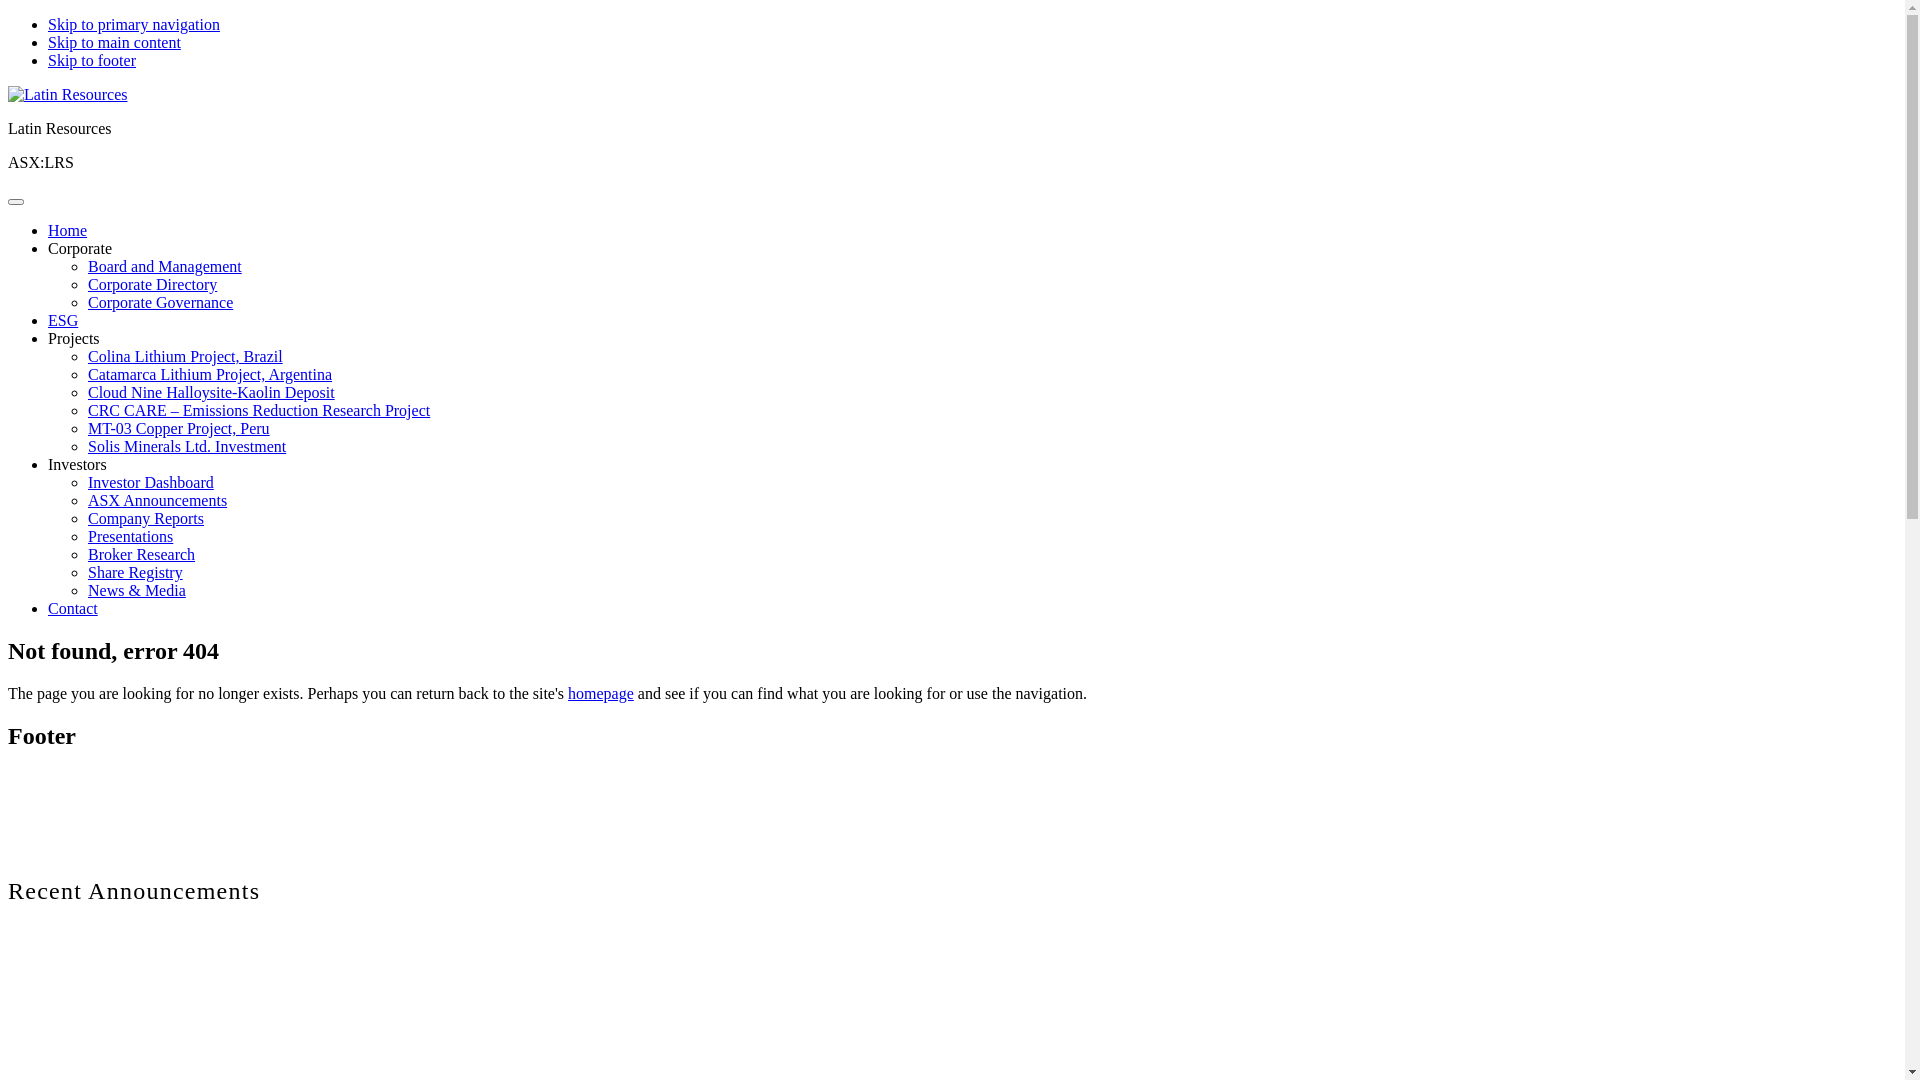 This screenshot has height=1080, width=1920. Describe the element at coordinates (160, 302) in the screenshot. I see `'Corporate Governance'` at that location.